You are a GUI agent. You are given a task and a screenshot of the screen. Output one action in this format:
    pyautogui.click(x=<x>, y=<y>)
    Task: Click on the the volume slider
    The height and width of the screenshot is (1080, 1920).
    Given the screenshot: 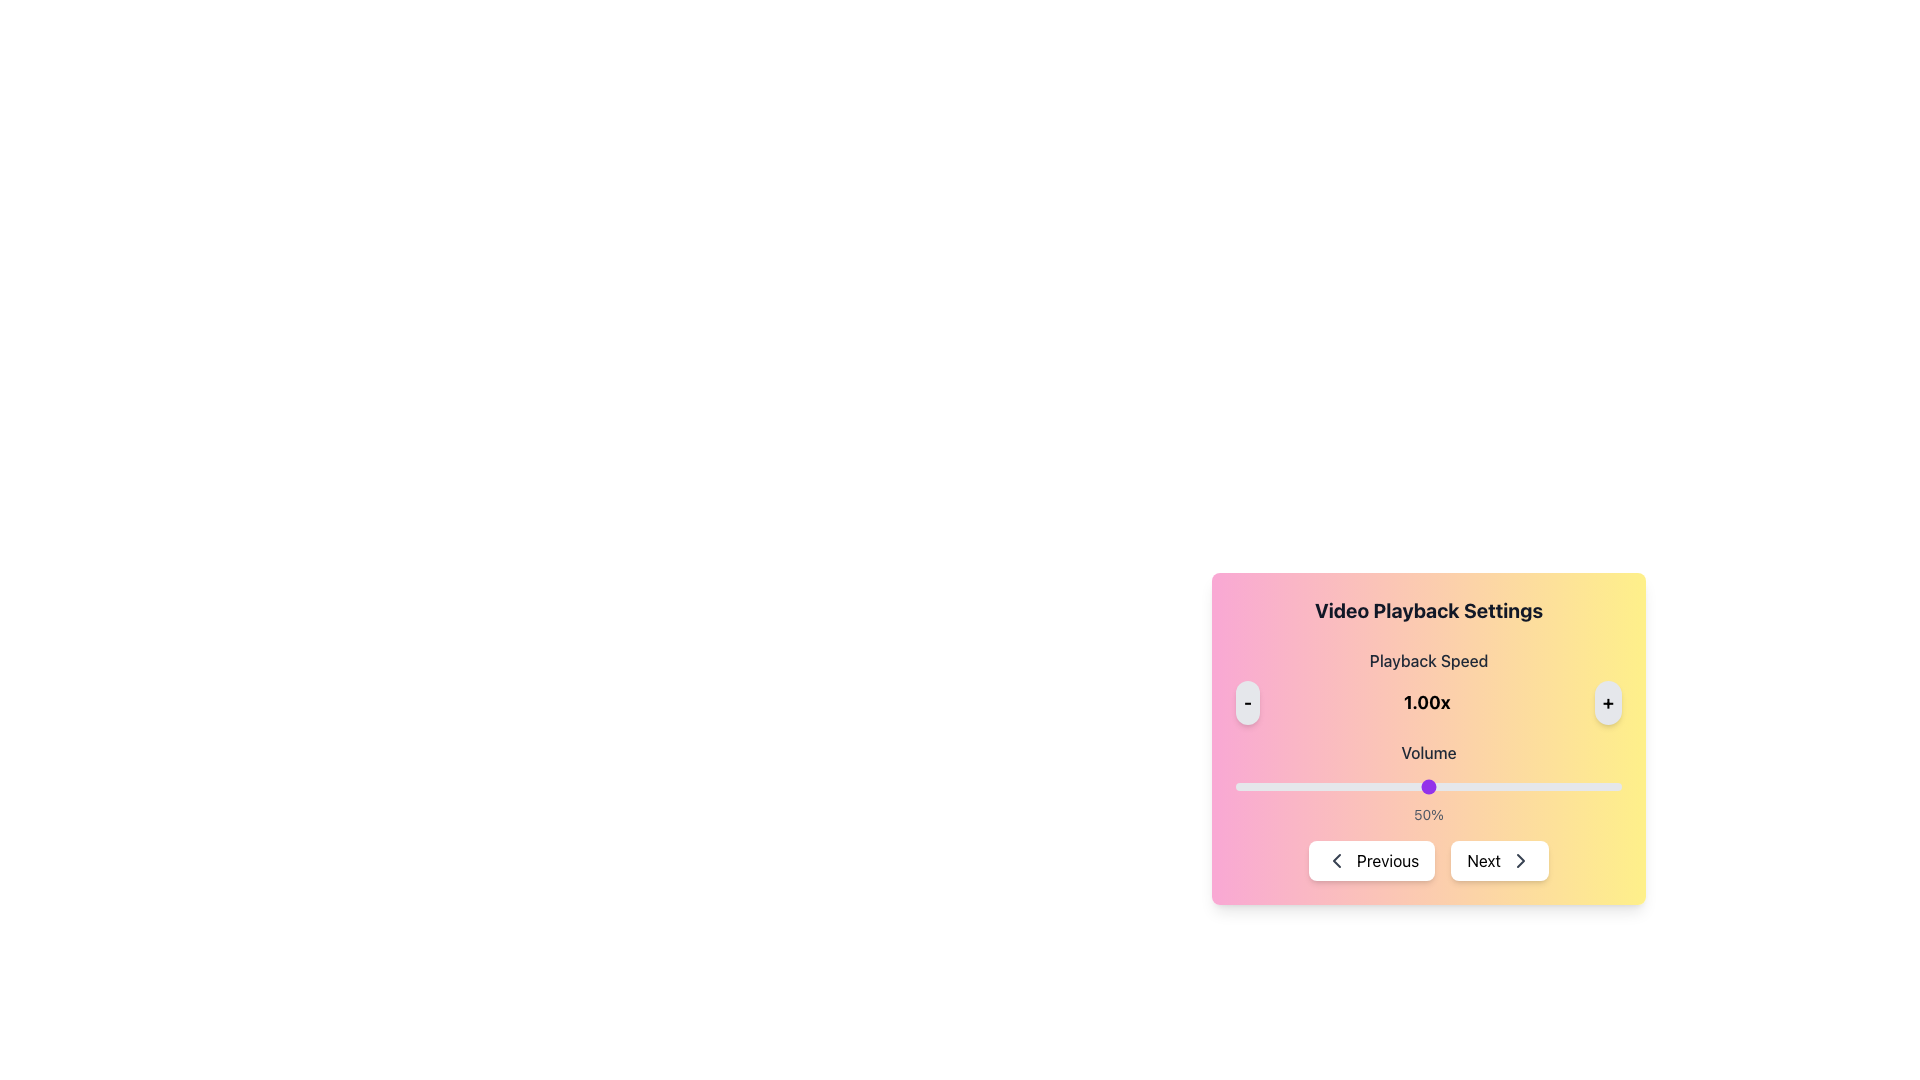 What is the action you would take?
    pyautogui.click(x=1444, y=785)
    